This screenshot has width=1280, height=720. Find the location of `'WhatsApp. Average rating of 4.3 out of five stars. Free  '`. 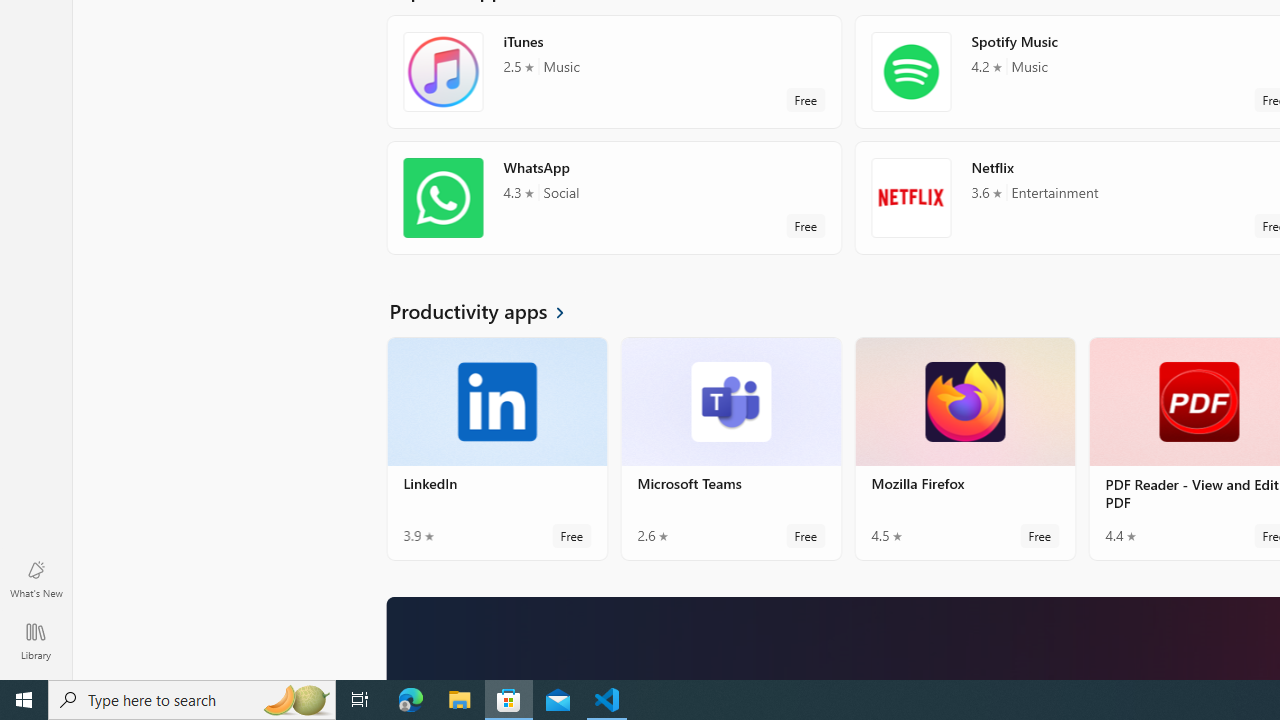

'WhatsApp. Average rating of 4.3 out of five stars. Free  ' is located at coordinates (613, 205).